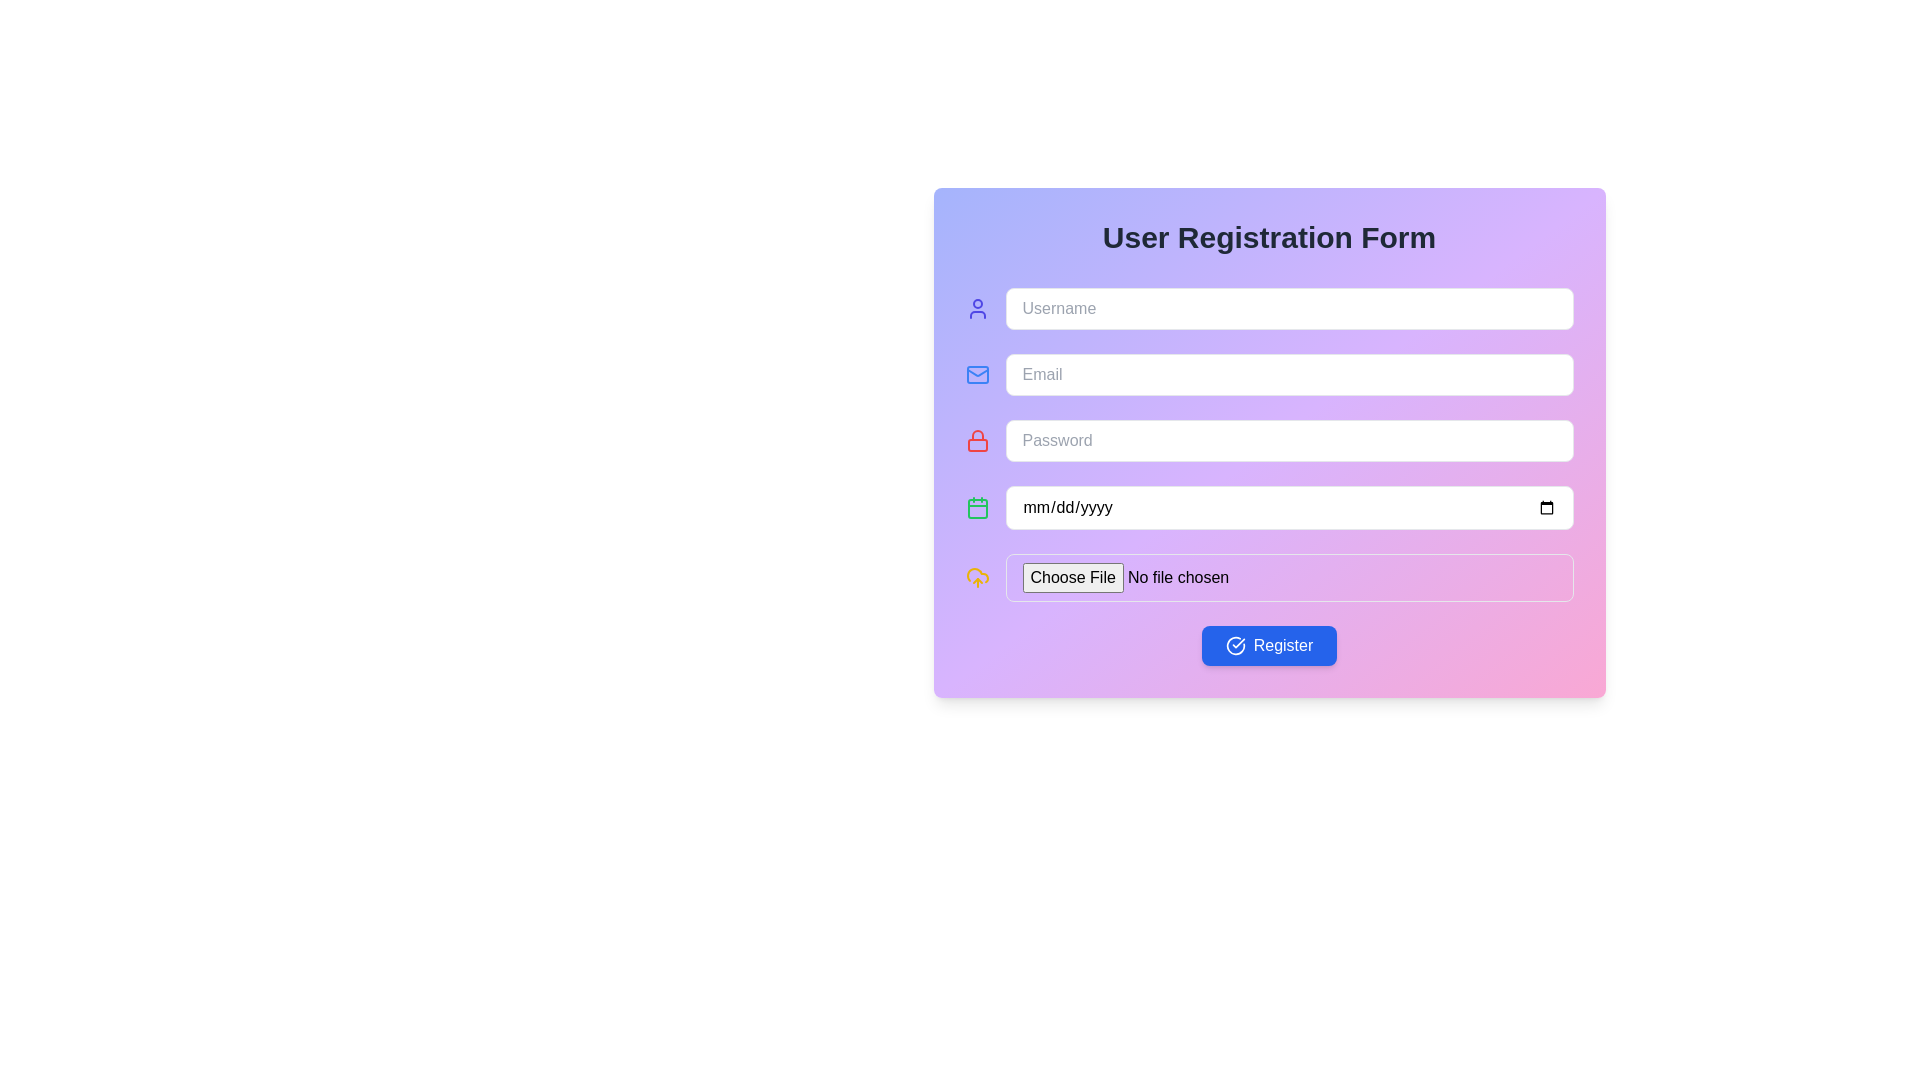  What do you see at coordinates (1268, 578) in the screenshot?
I see `the file input field that is the sixth in the form, located below the date input field and above the registration button` at bounding box center [1268, 578].